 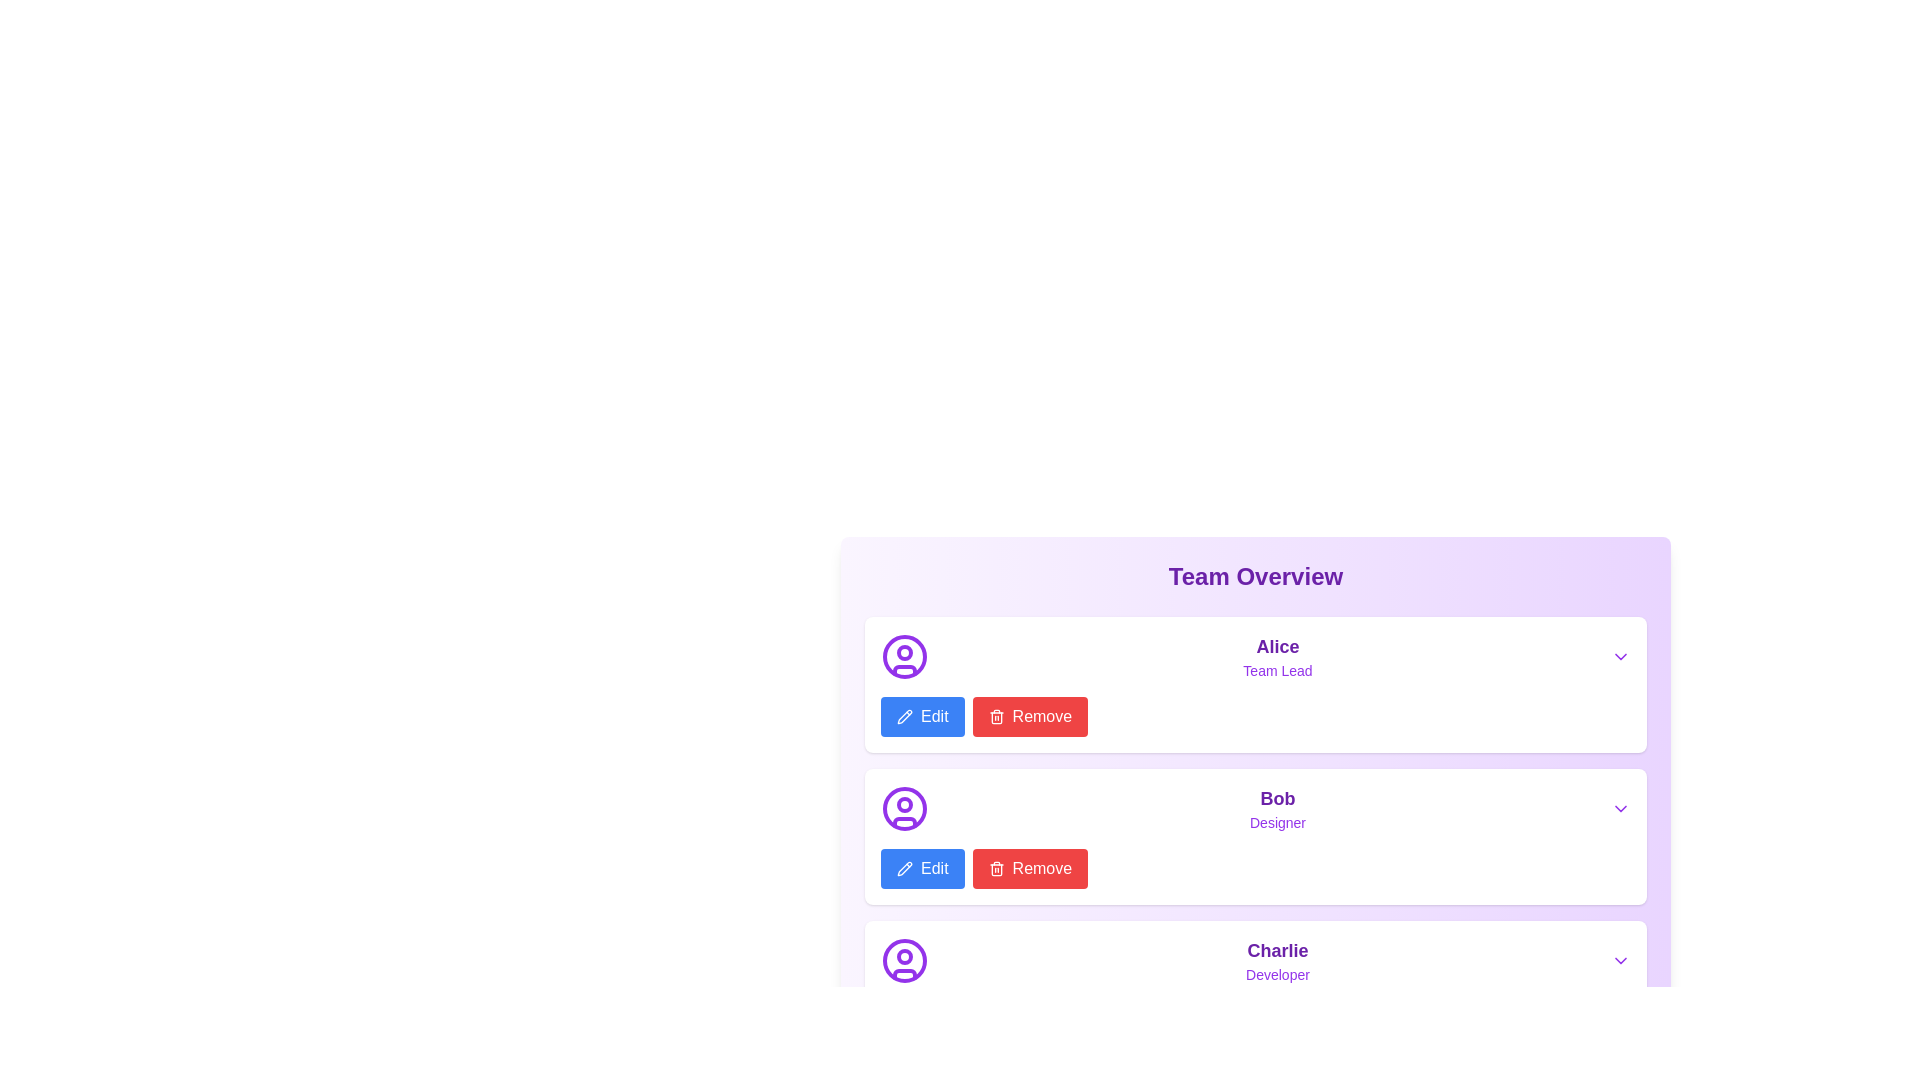 What do you see at coordinates (904, 808) in the screenshot?
I see `the user profile icon representing 'Bob' in the 'Team Overview' section, which is located to the left of his name and role text` at bounding box center [904, 808].